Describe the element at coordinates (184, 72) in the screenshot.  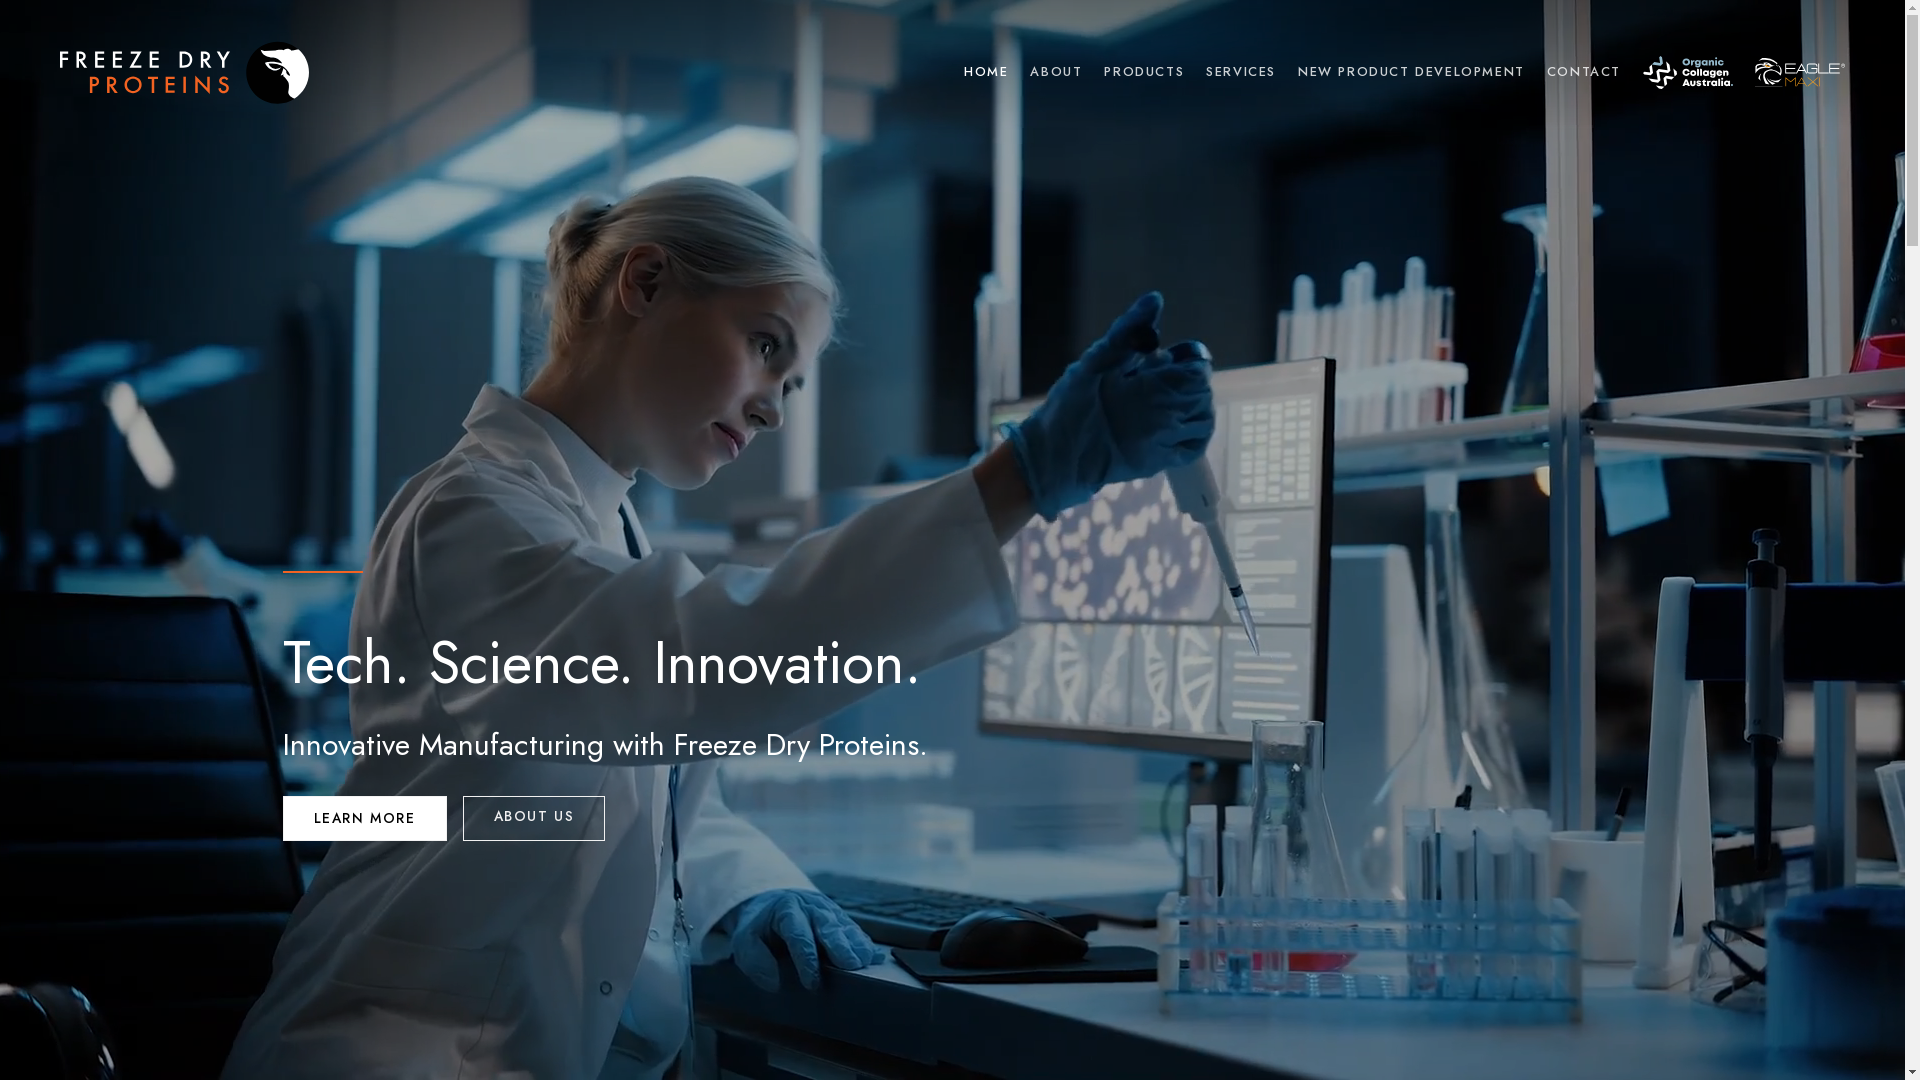
I see `'Freeze Dry Proteins'` at that location.